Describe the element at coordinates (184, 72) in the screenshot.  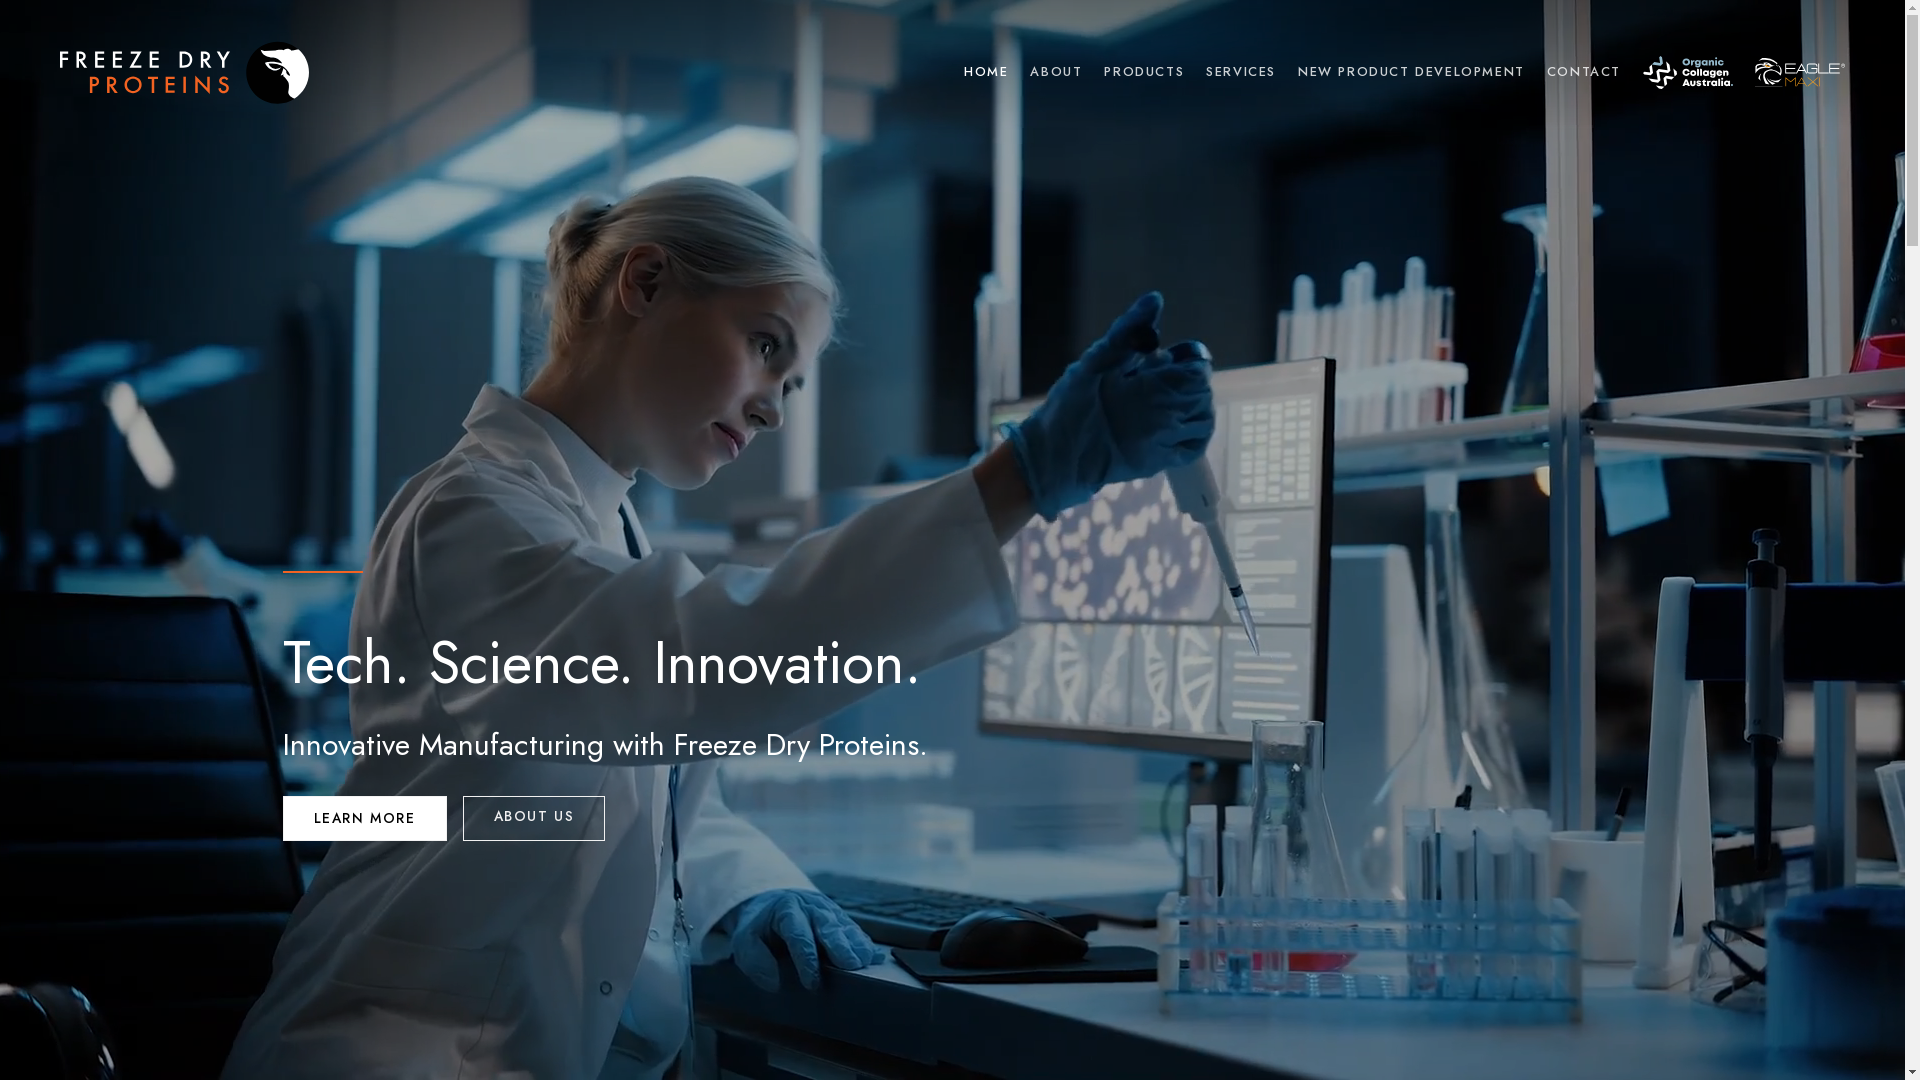
I see `'Freeze Dry Proteins'` at that location.